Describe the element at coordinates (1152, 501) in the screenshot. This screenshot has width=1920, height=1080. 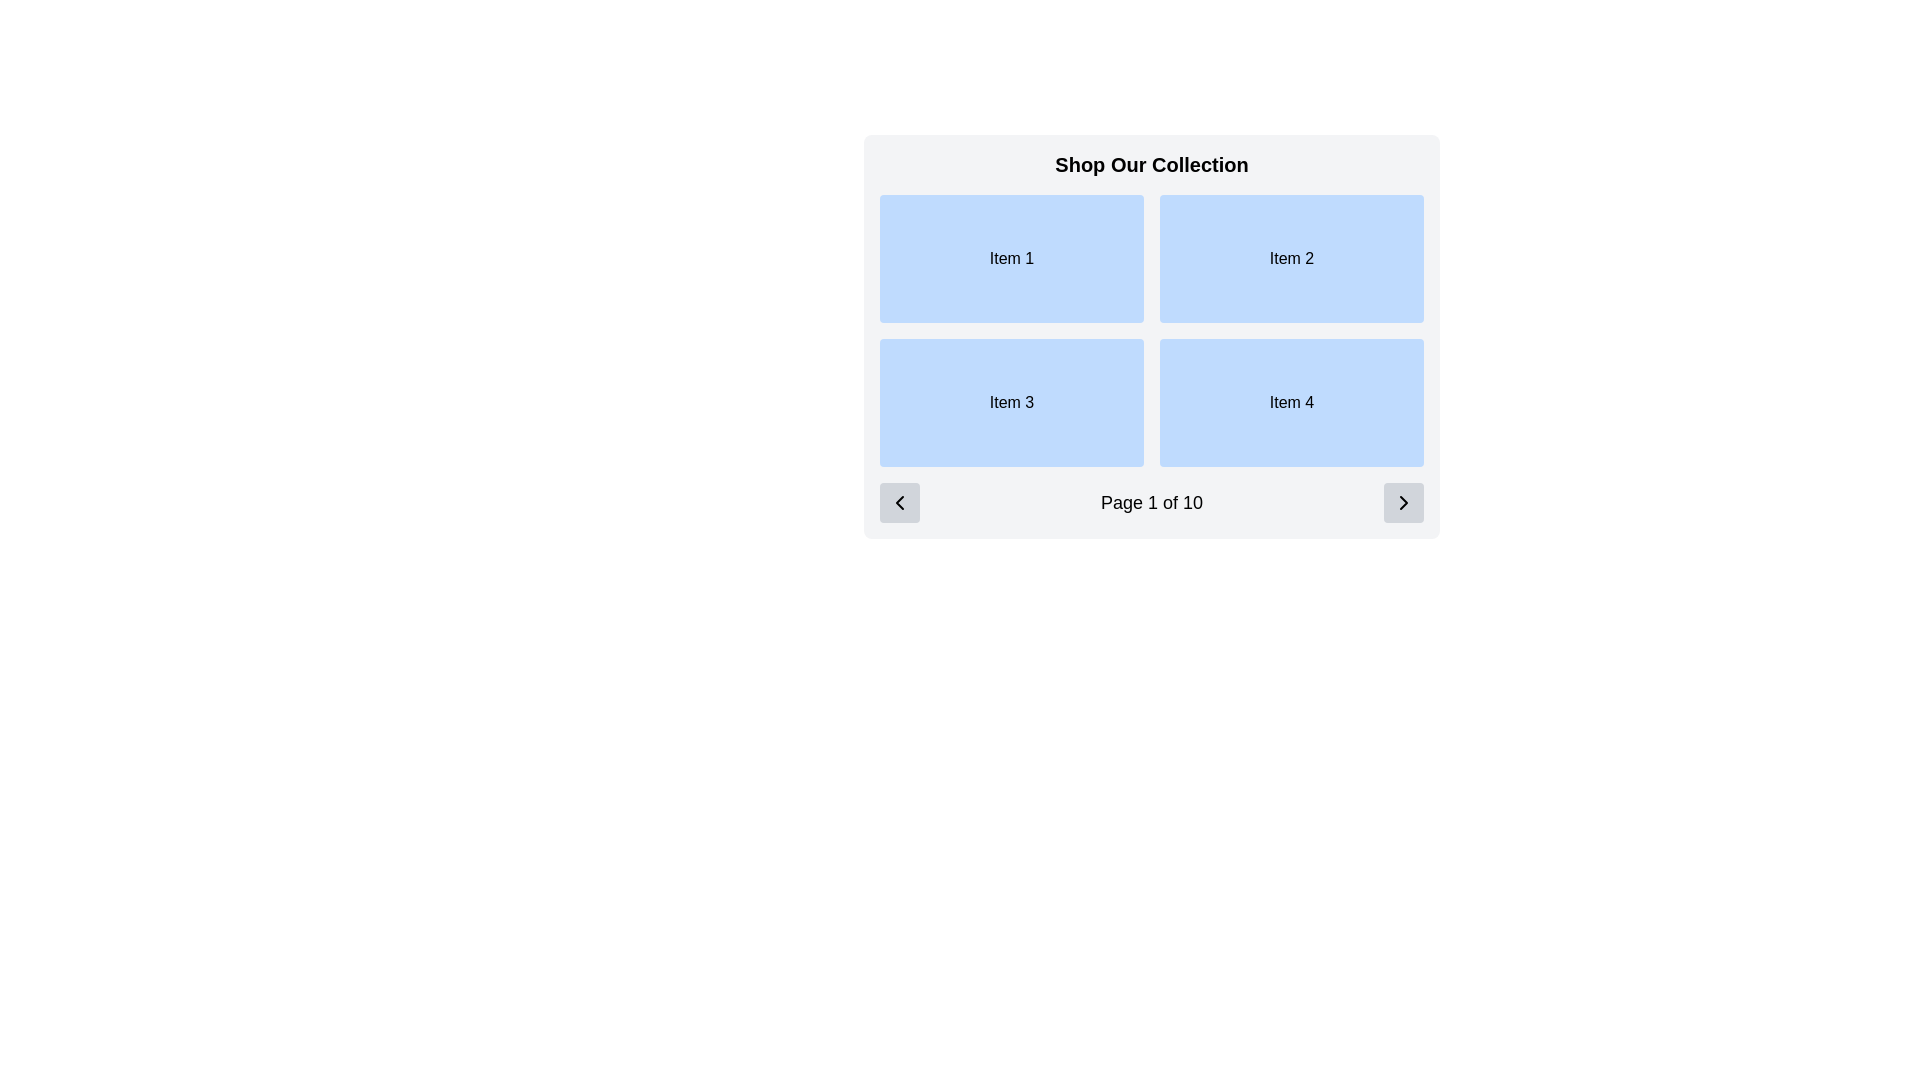
I see `the text displaying the current page number and total number of pages, located at the bottom of the 'Shop Our Collection' section` at that location.